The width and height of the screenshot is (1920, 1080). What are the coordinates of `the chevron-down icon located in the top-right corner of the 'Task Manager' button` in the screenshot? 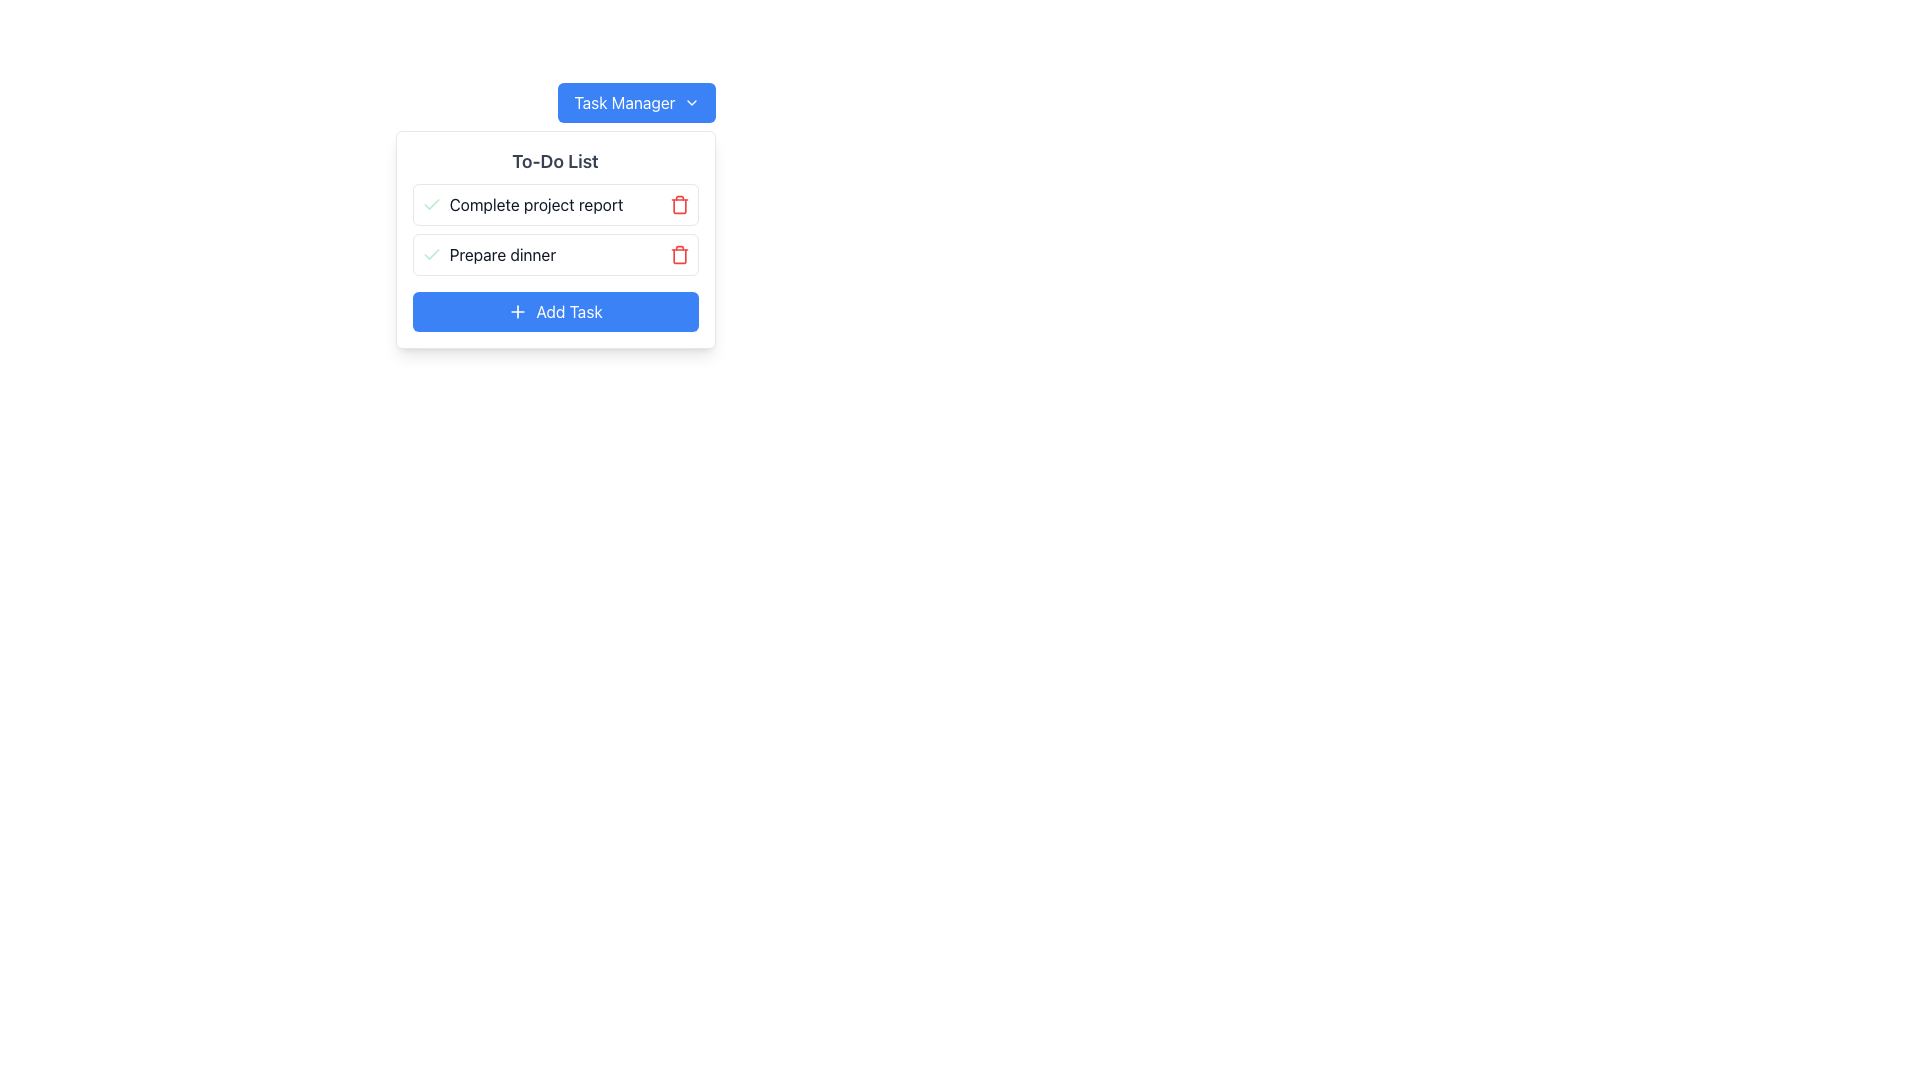 It's located at (691, 103).